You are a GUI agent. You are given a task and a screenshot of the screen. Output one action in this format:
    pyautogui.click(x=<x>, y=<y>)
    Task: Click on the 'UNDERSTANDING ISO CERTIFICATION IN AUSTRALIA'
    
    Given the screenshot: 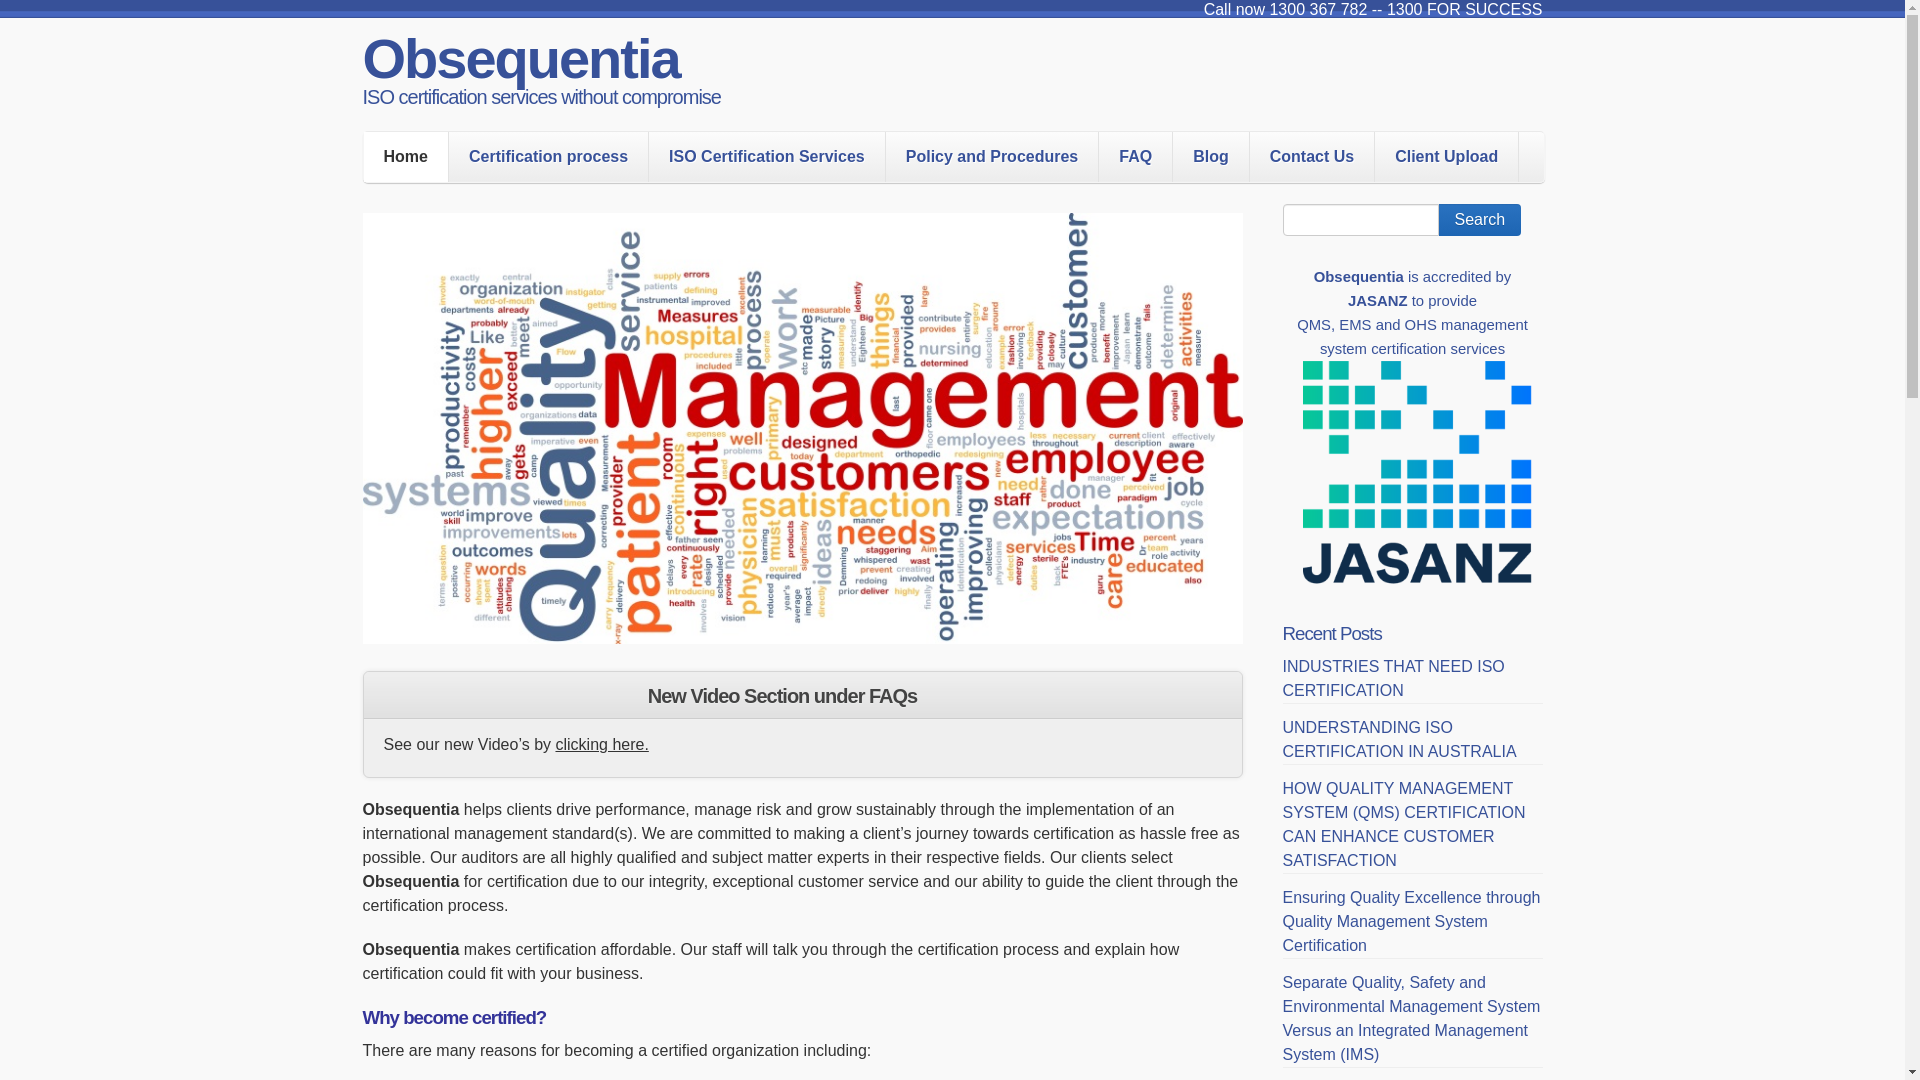 What is the action you would take?
    pyautogui.click(x=1397, y=739)
    